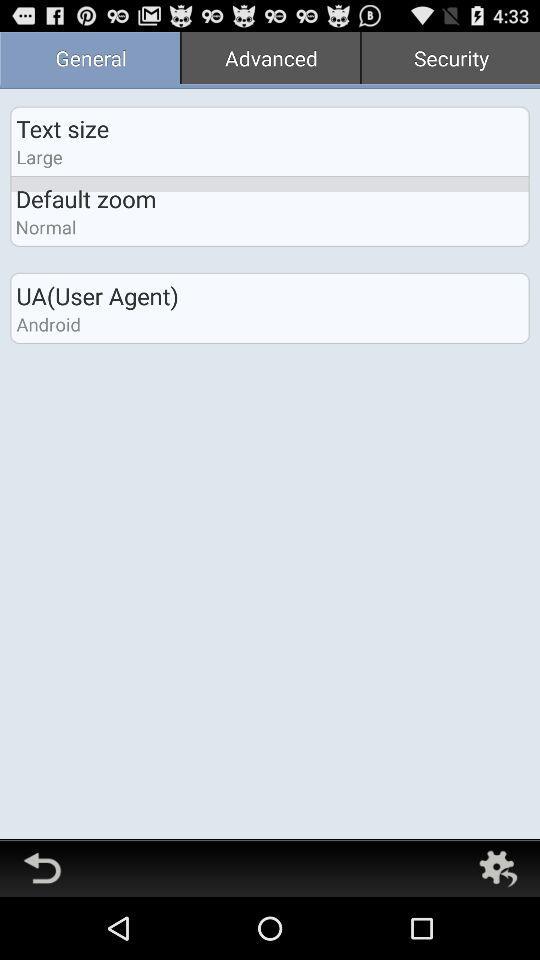  What do you see at coordinates (96, 295) in the screenshot?
I see `ua(user agent) item` at bounding box center [96, 295].